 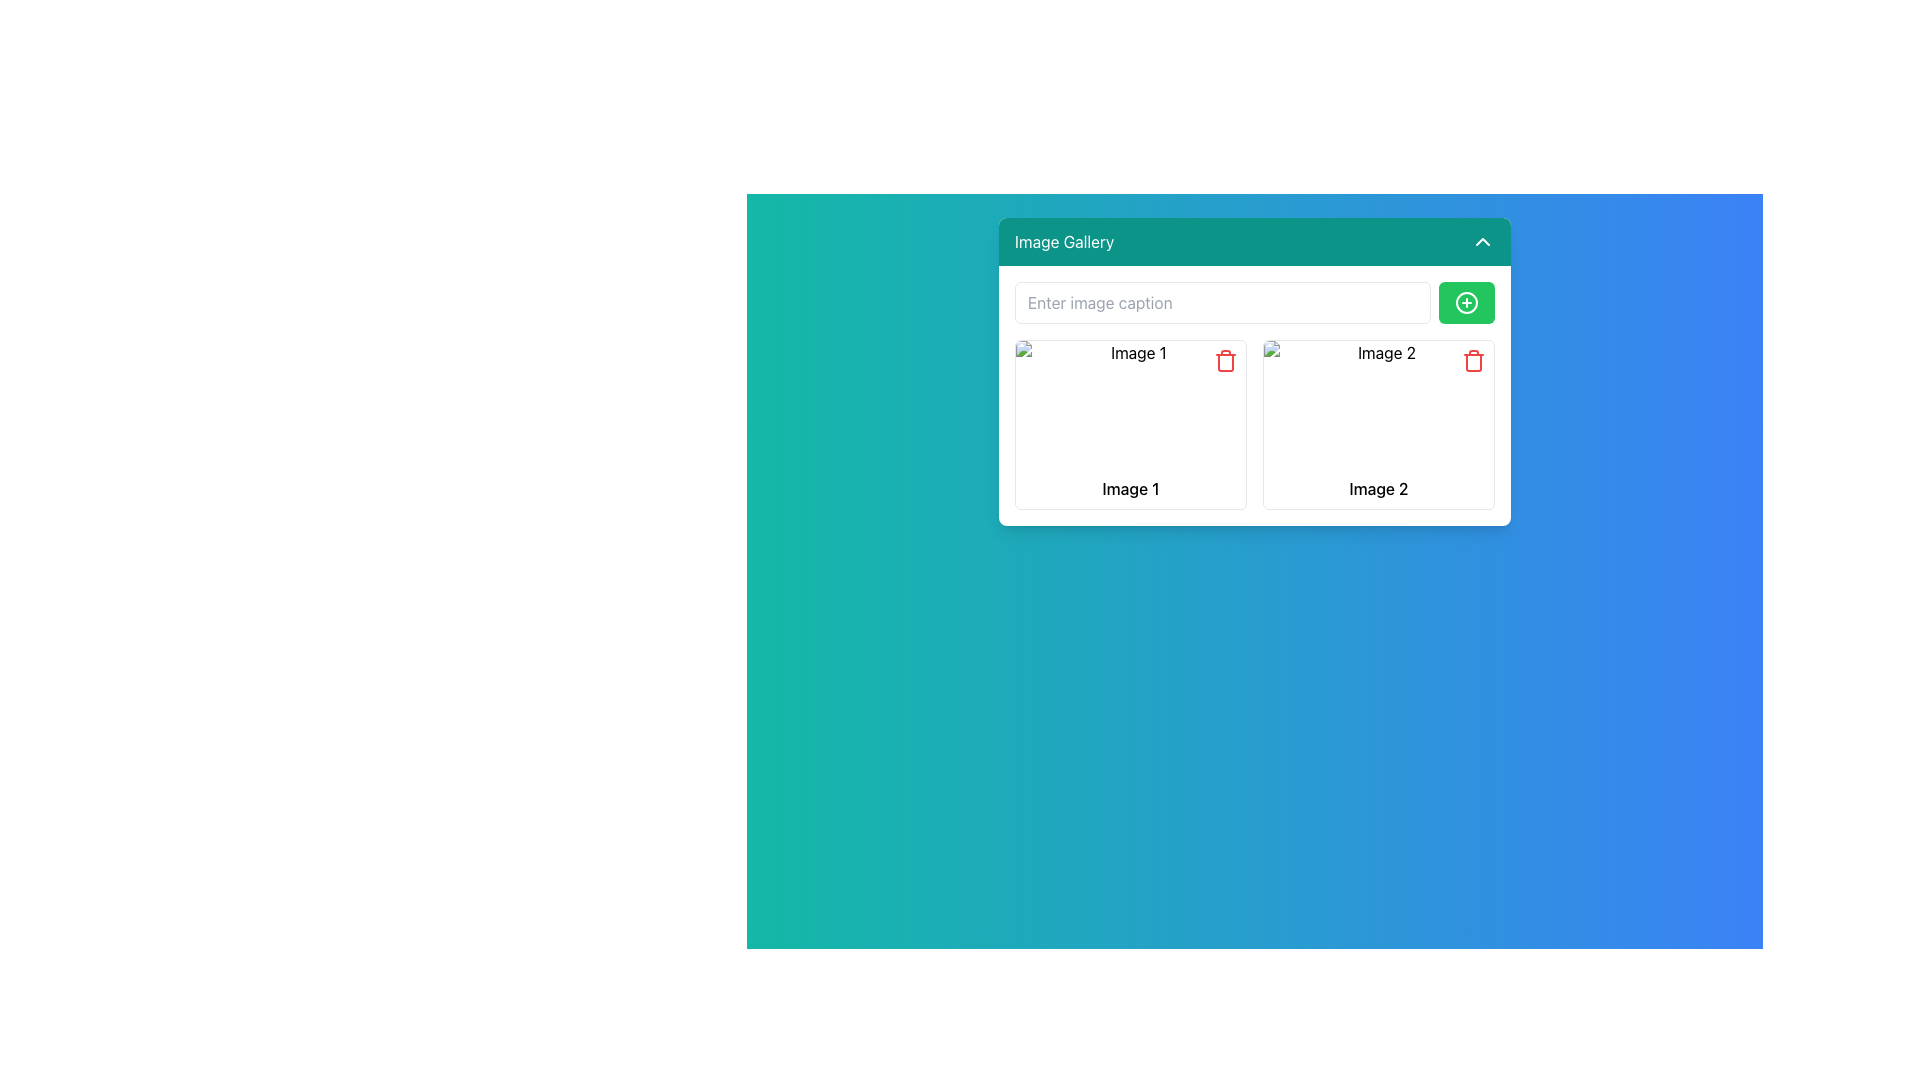 What do you see at coordinates (1377, 489) in the screenshot?
I see `the 'Image 2' text label displayed below the image thumbnail to highlight it` at bounding box center [1377, 489].